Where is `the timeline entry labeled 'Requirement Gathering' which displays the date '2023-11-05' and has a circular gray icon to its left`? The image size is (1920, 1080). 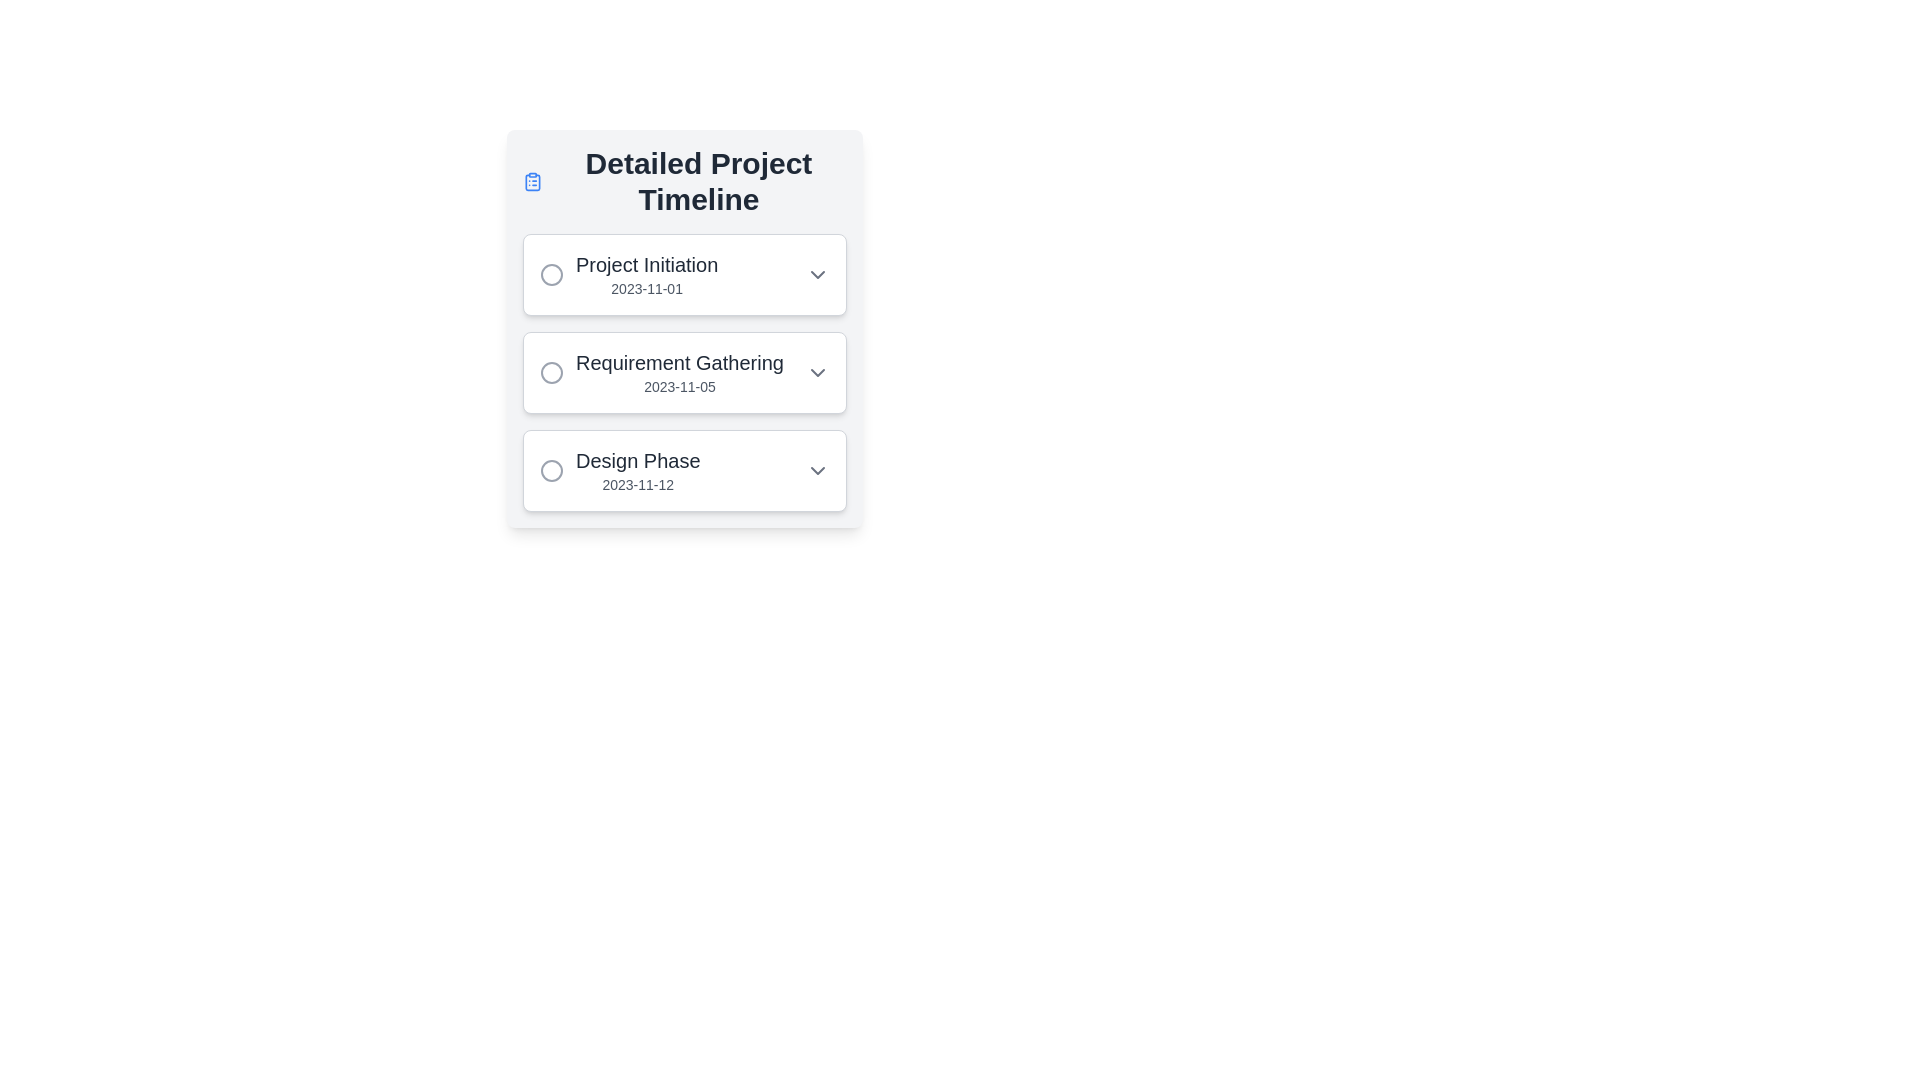 the timeline entry labeled 'Requirement Gathering' which displays the date '2023-11-05' and has a circular gray icon to its left is located at coordinates (662, 373).